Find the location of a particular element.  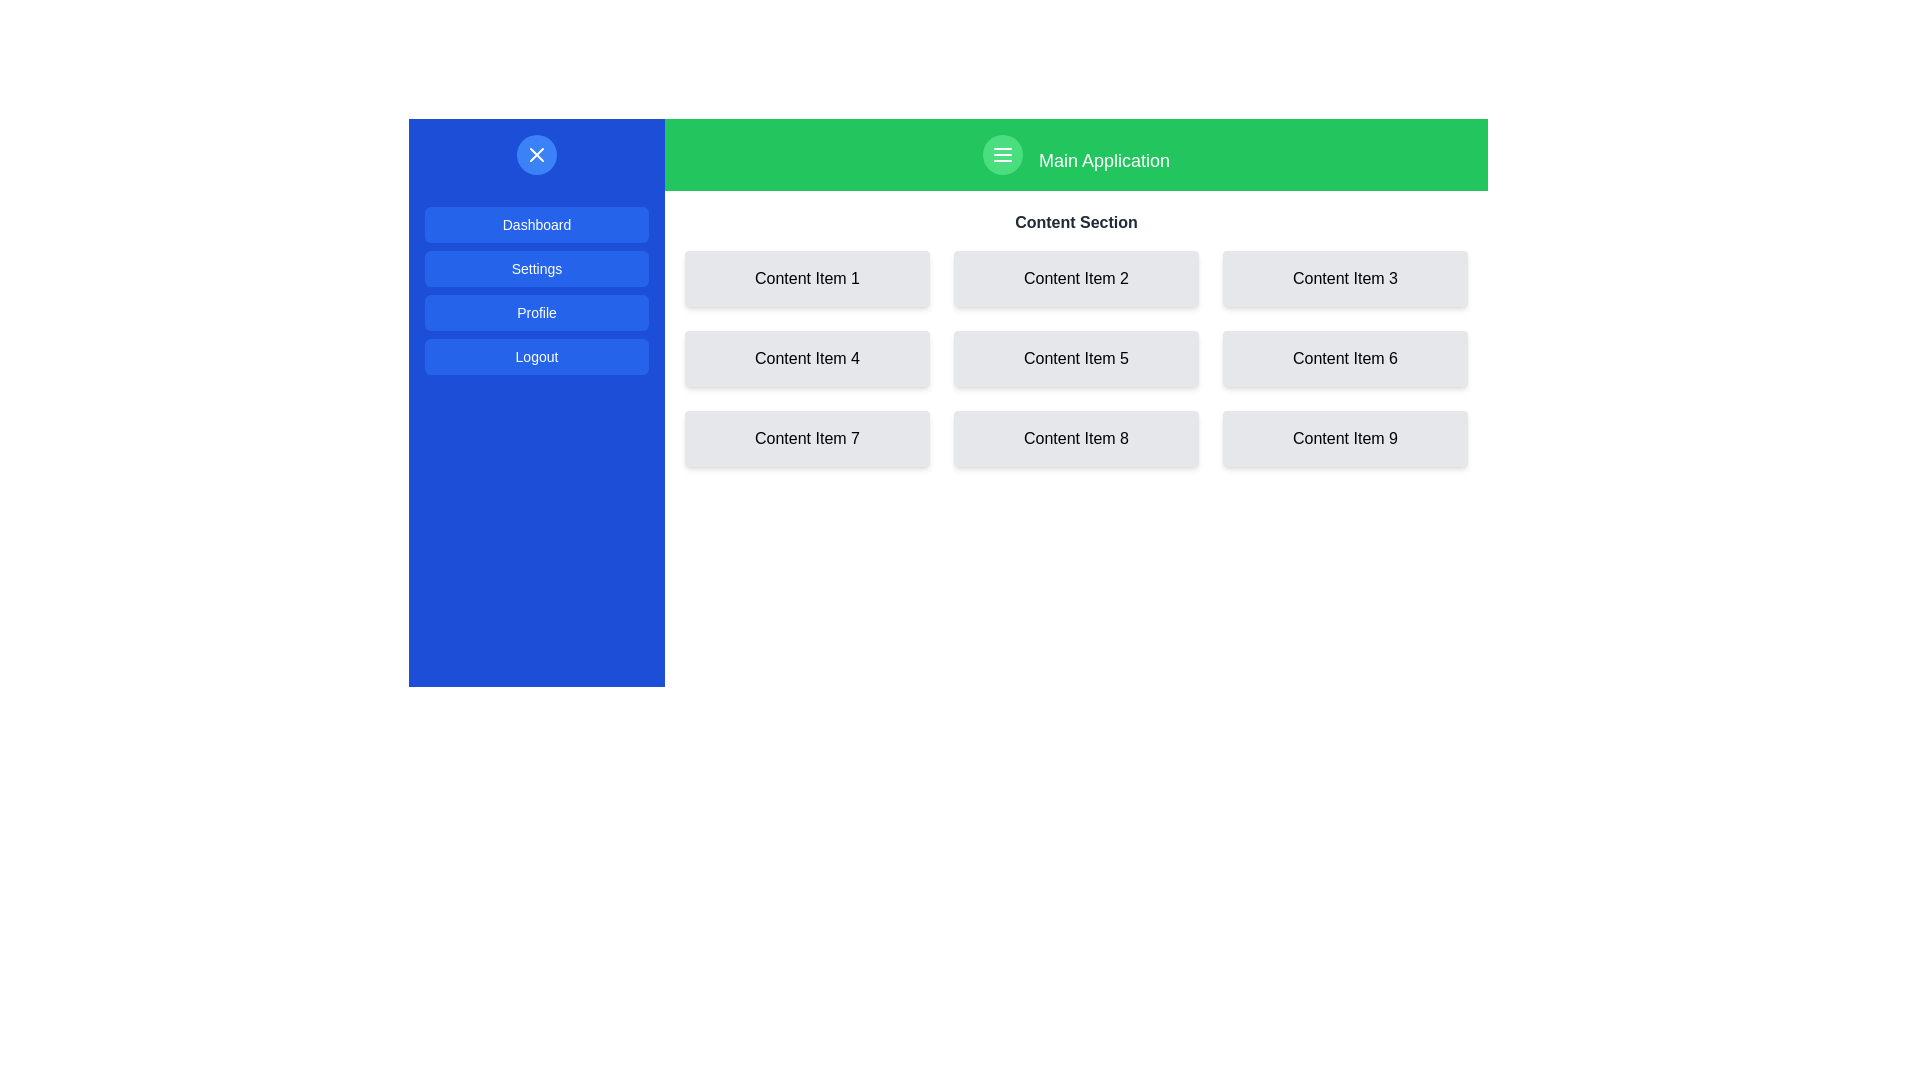

the Text label containing 'Content Item 7', which is a rectangular block with a light gray background located in the bottom-left cell of the grid layout is located at coordinates (807, 438).